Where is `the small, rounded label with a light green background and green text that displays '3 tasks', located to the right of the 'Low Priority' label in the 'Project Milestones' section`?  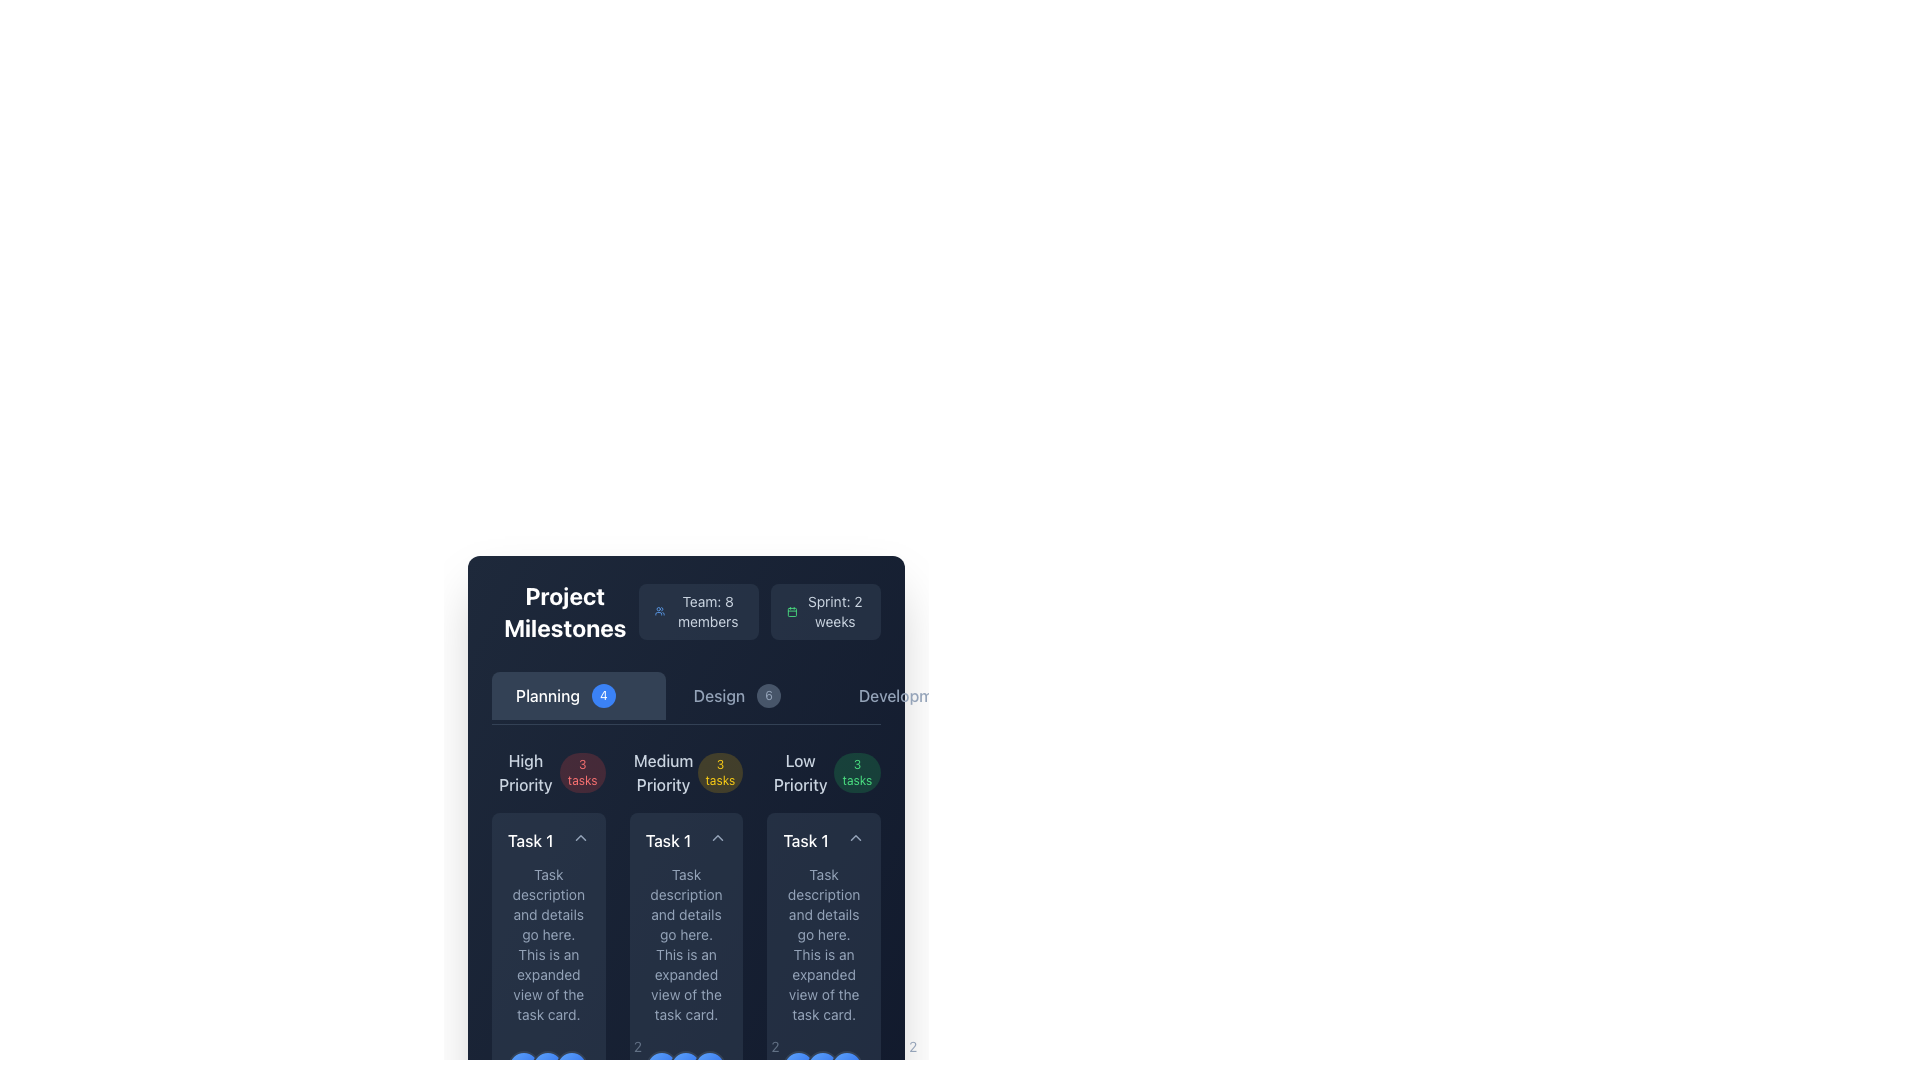
the small, rounded label with a light green background and green text that displays '3 tasks', located to the right of the 'Low Priority' label in the 'Project Milestones' section is located at coordinates (857, 771).